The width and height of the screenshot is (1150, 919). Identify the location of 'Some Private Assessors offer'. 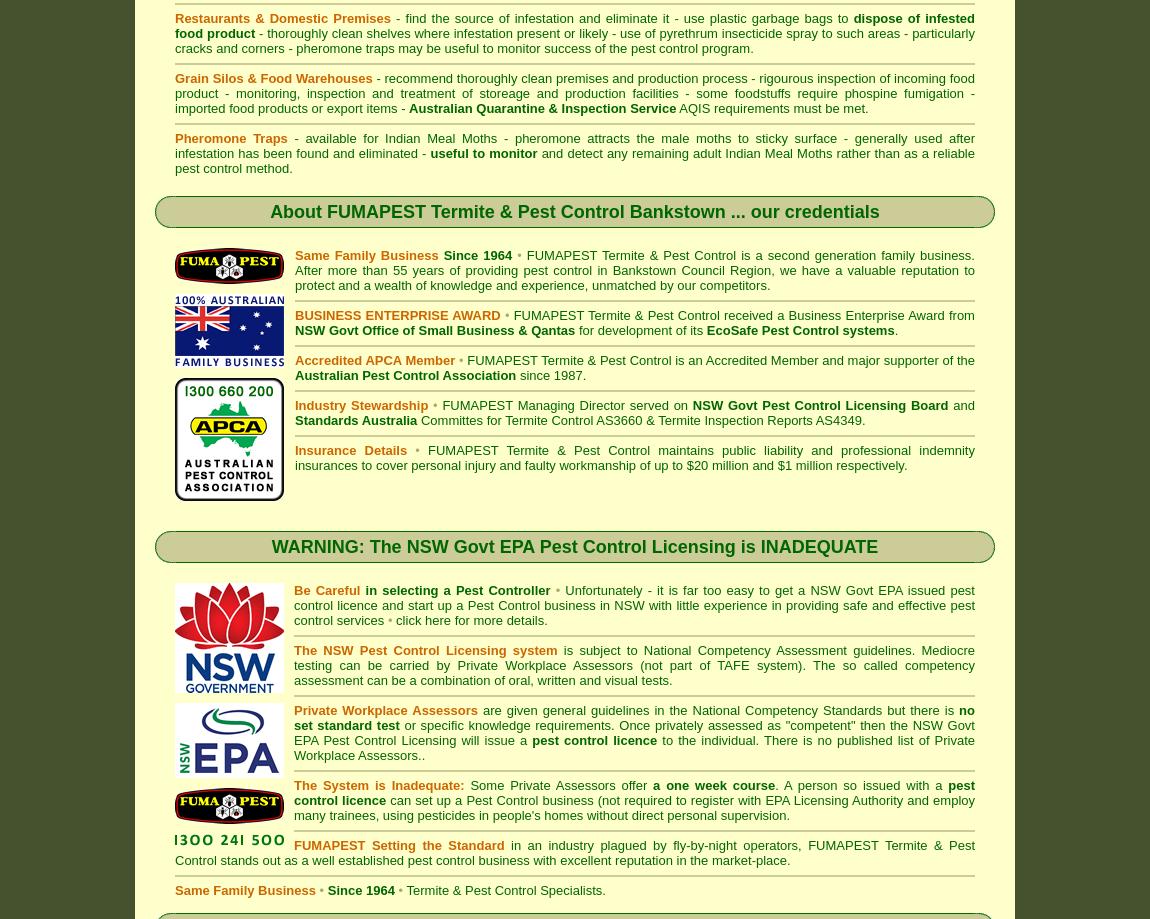
(558, 785).